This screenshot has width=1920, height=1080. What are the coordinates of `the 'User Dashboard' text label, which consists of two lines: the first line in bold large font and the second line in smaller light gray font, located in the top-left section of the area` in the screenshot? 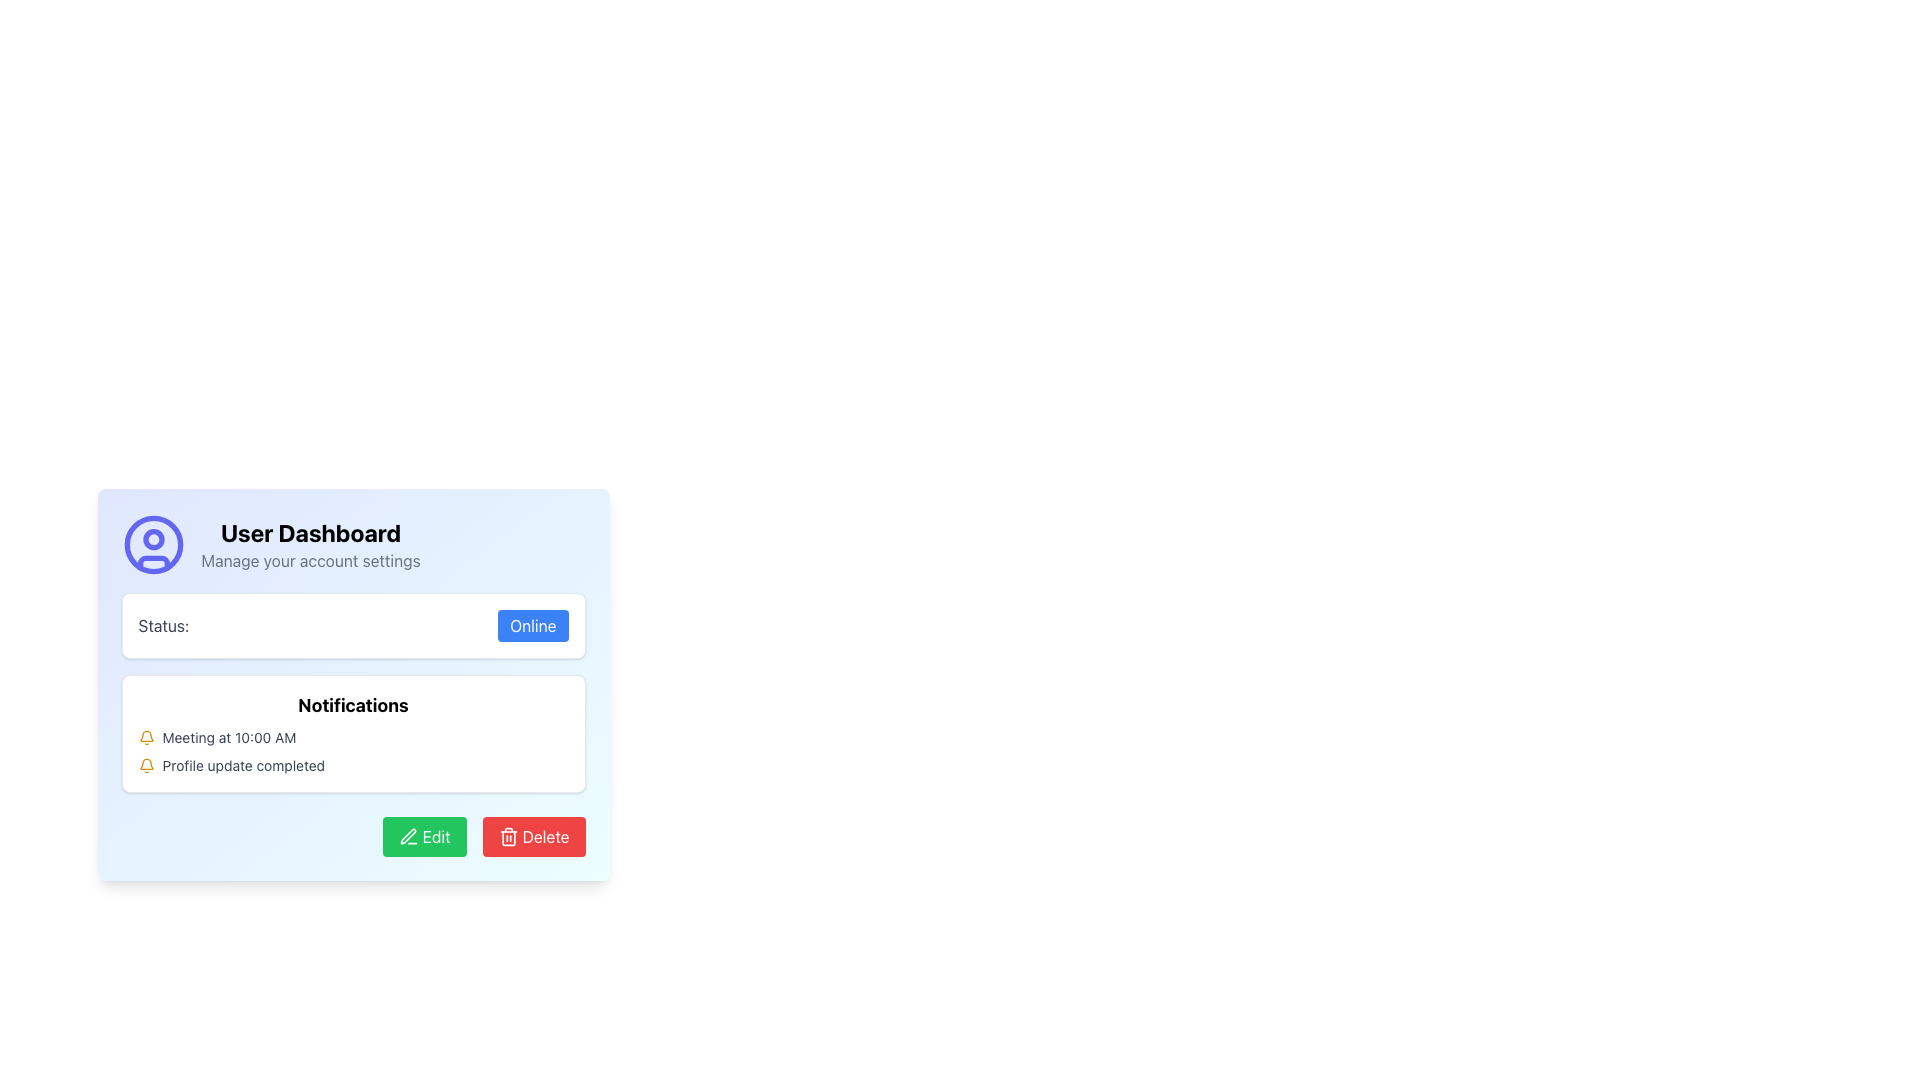 It's located at (310, 544).